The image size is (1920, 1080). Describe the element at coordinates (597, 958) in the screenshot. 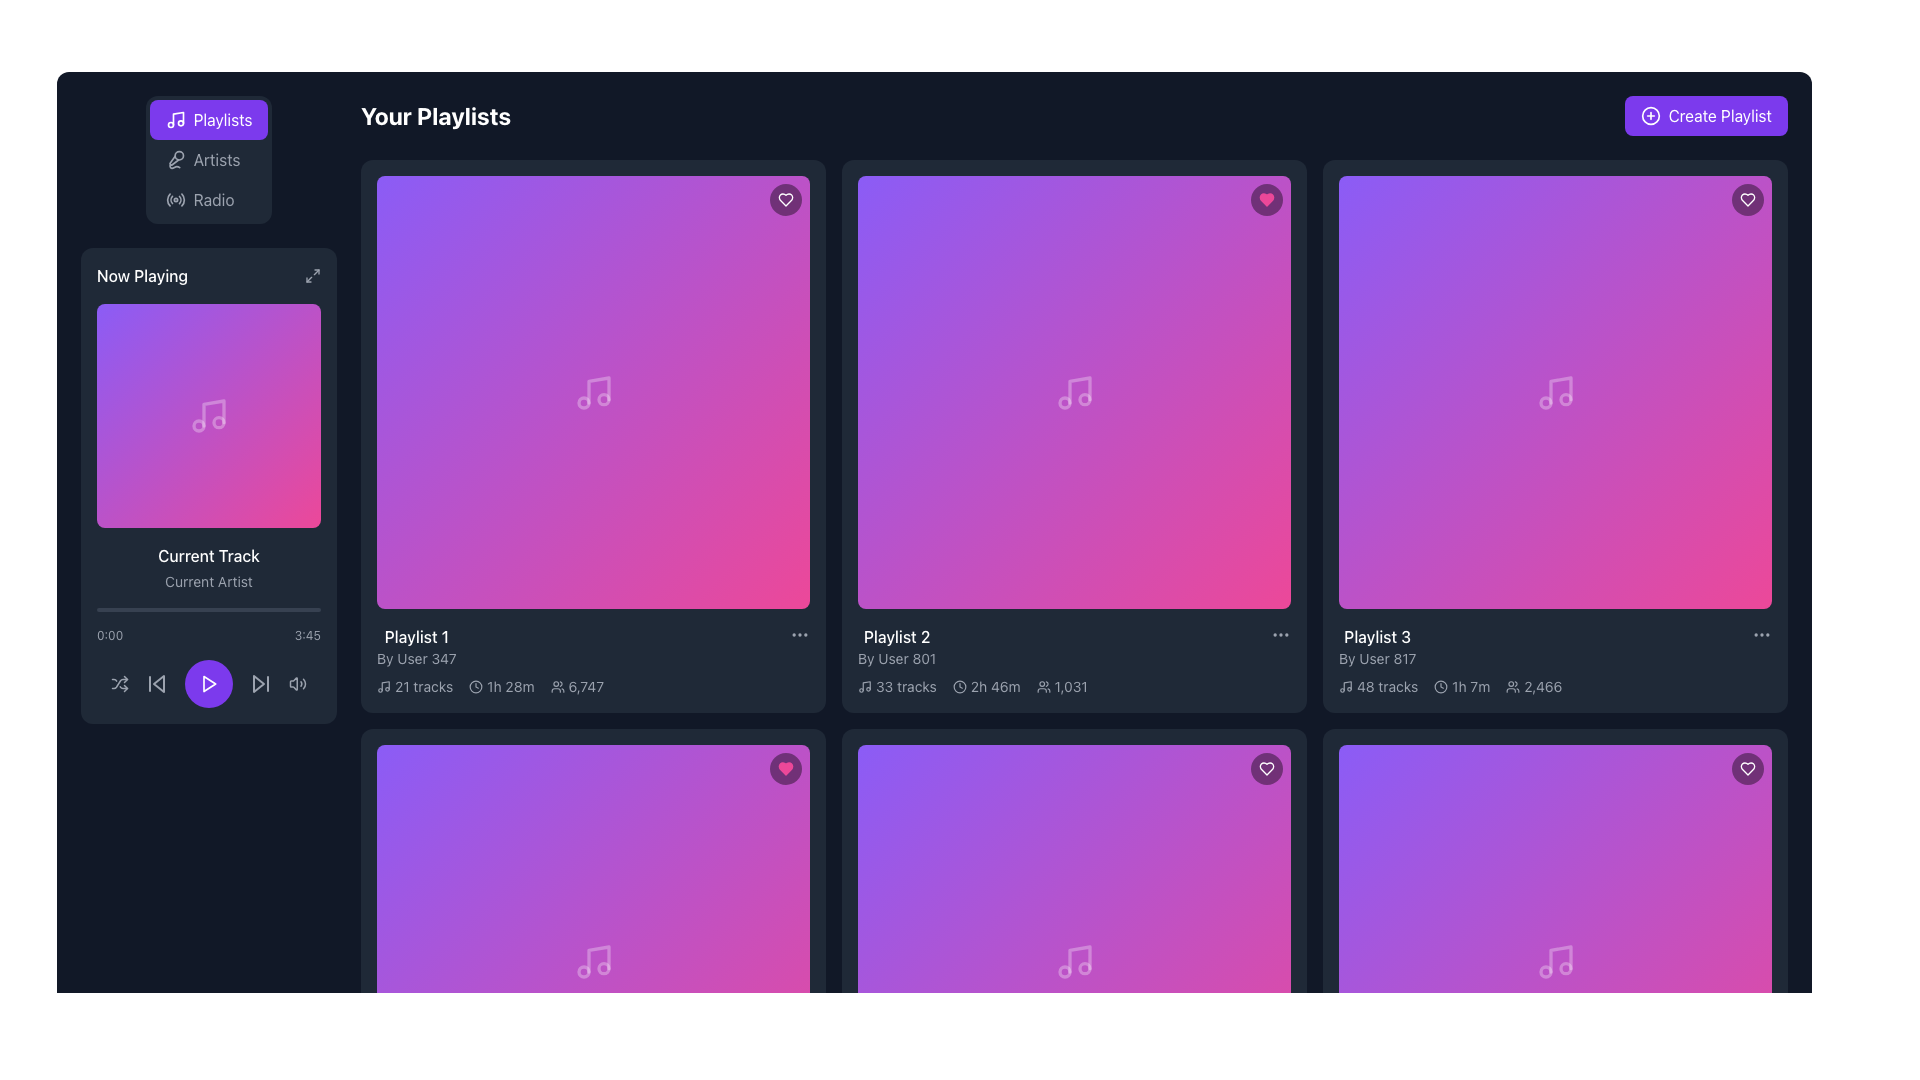

I see `the vertical line musical note icon located in the lower-right section of the album cover in the second row and third column of the playlist grid` at that location.